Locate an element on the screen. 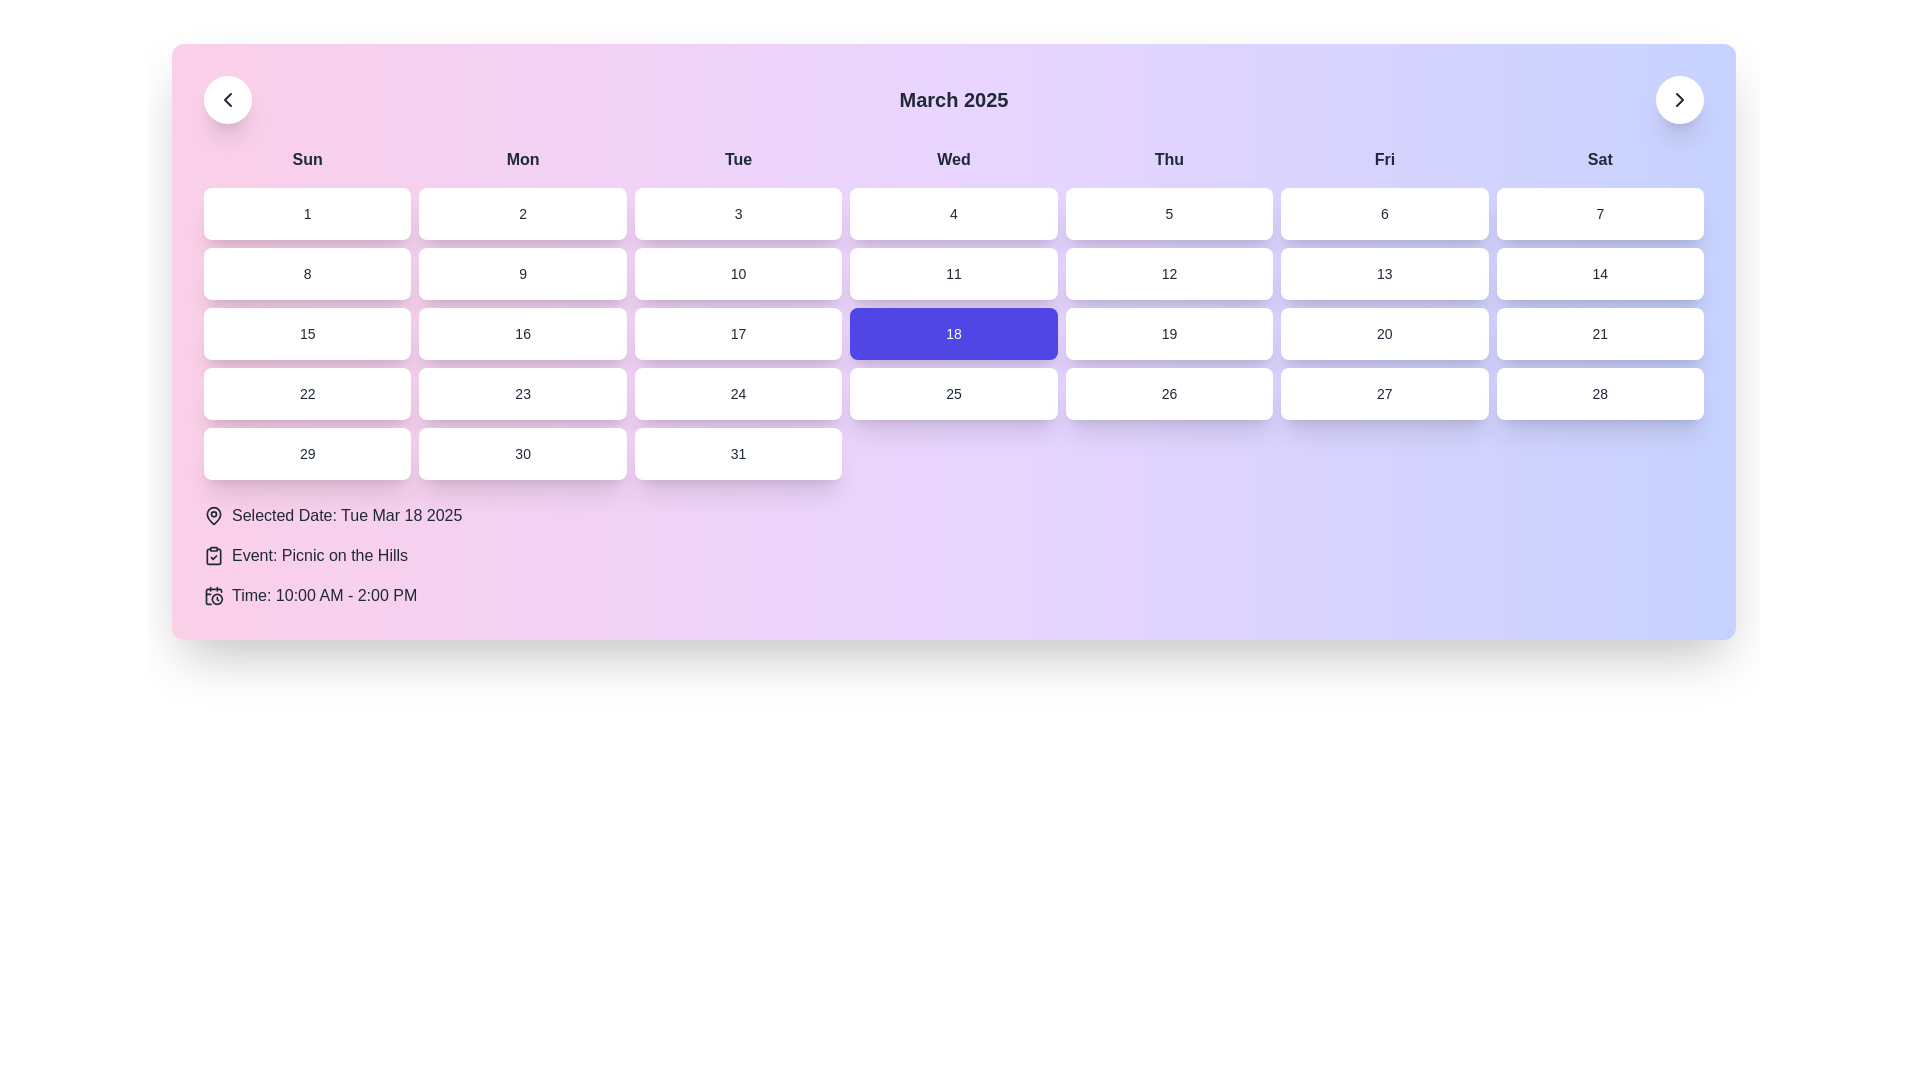  the selectable calendar date button labeled '16', located is located at coordinates (523, 333).